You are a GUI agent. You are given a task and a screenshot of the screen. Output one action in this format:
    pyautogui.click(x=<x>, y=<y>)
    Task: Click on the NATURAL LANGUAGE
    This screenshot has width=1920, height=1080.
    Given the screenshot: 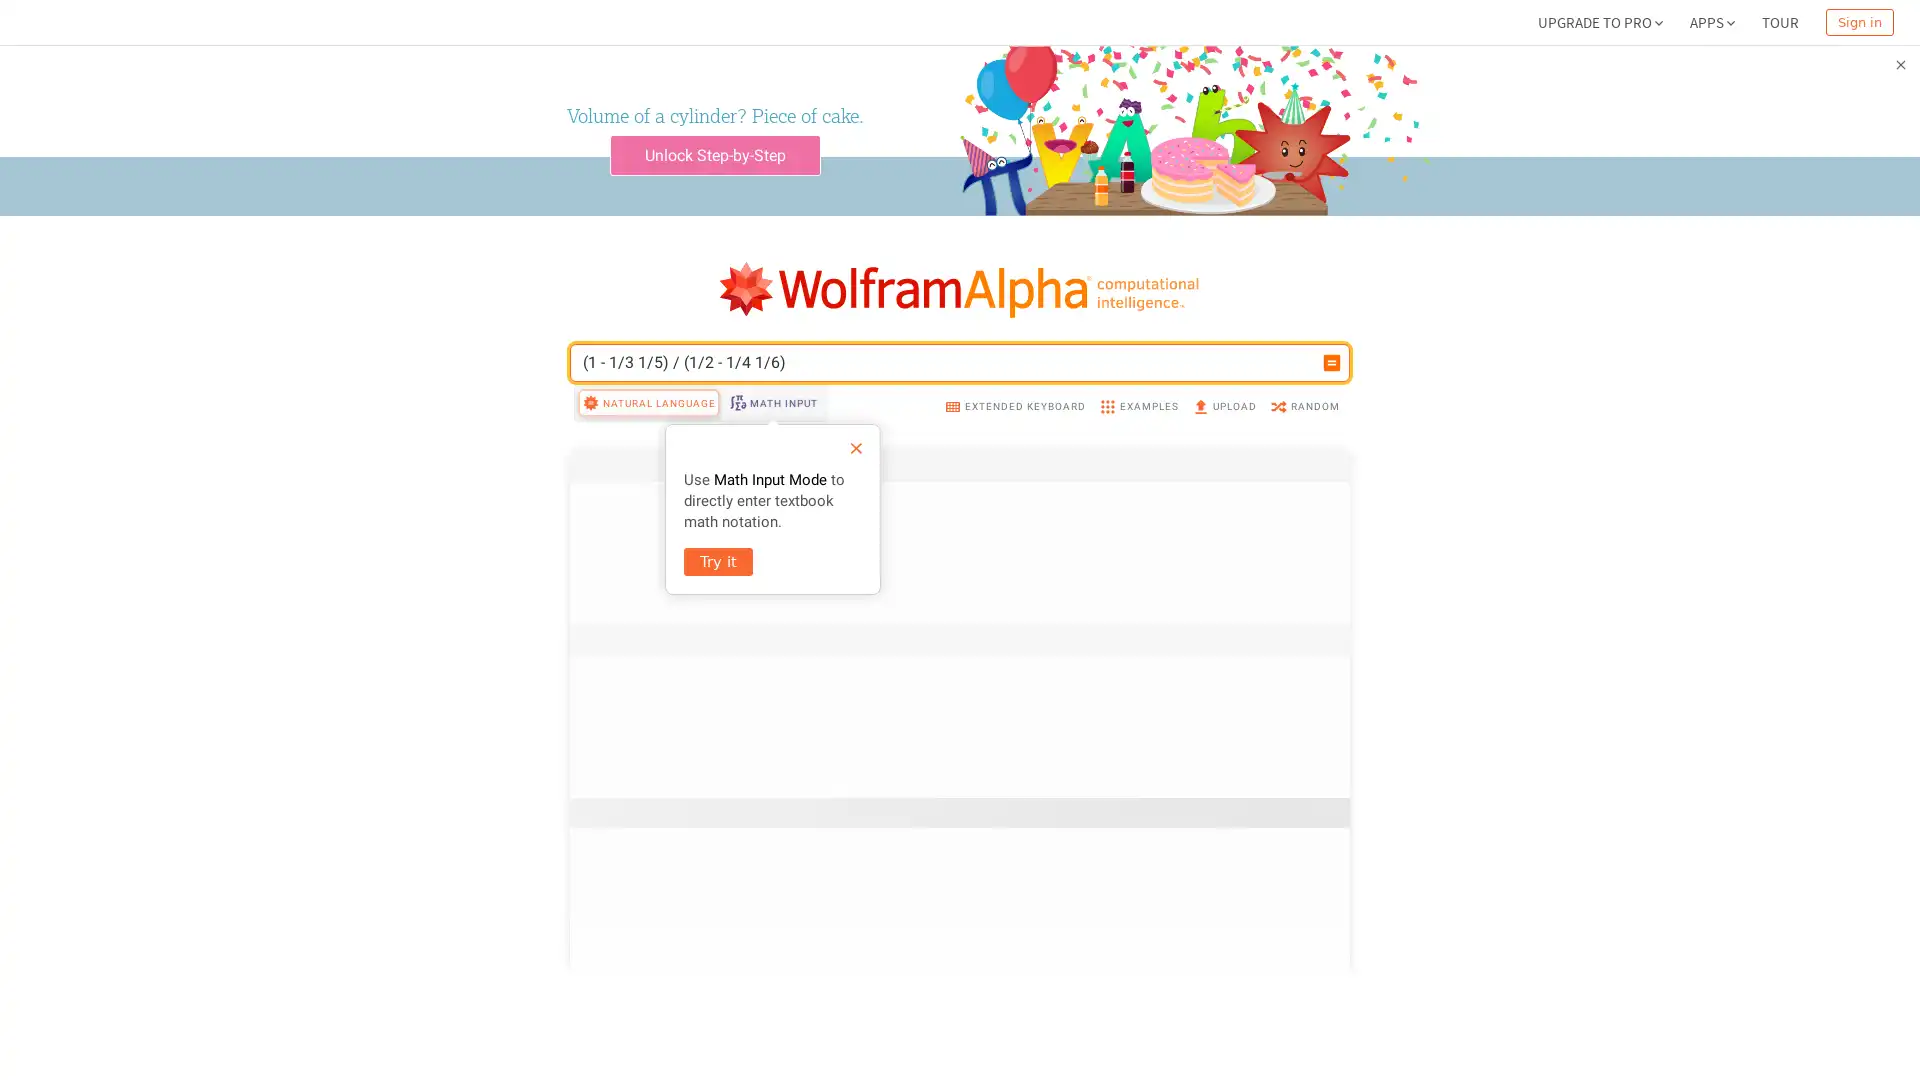 What is the action you would take?
    pyautogui.click(x=648, y=402)
    